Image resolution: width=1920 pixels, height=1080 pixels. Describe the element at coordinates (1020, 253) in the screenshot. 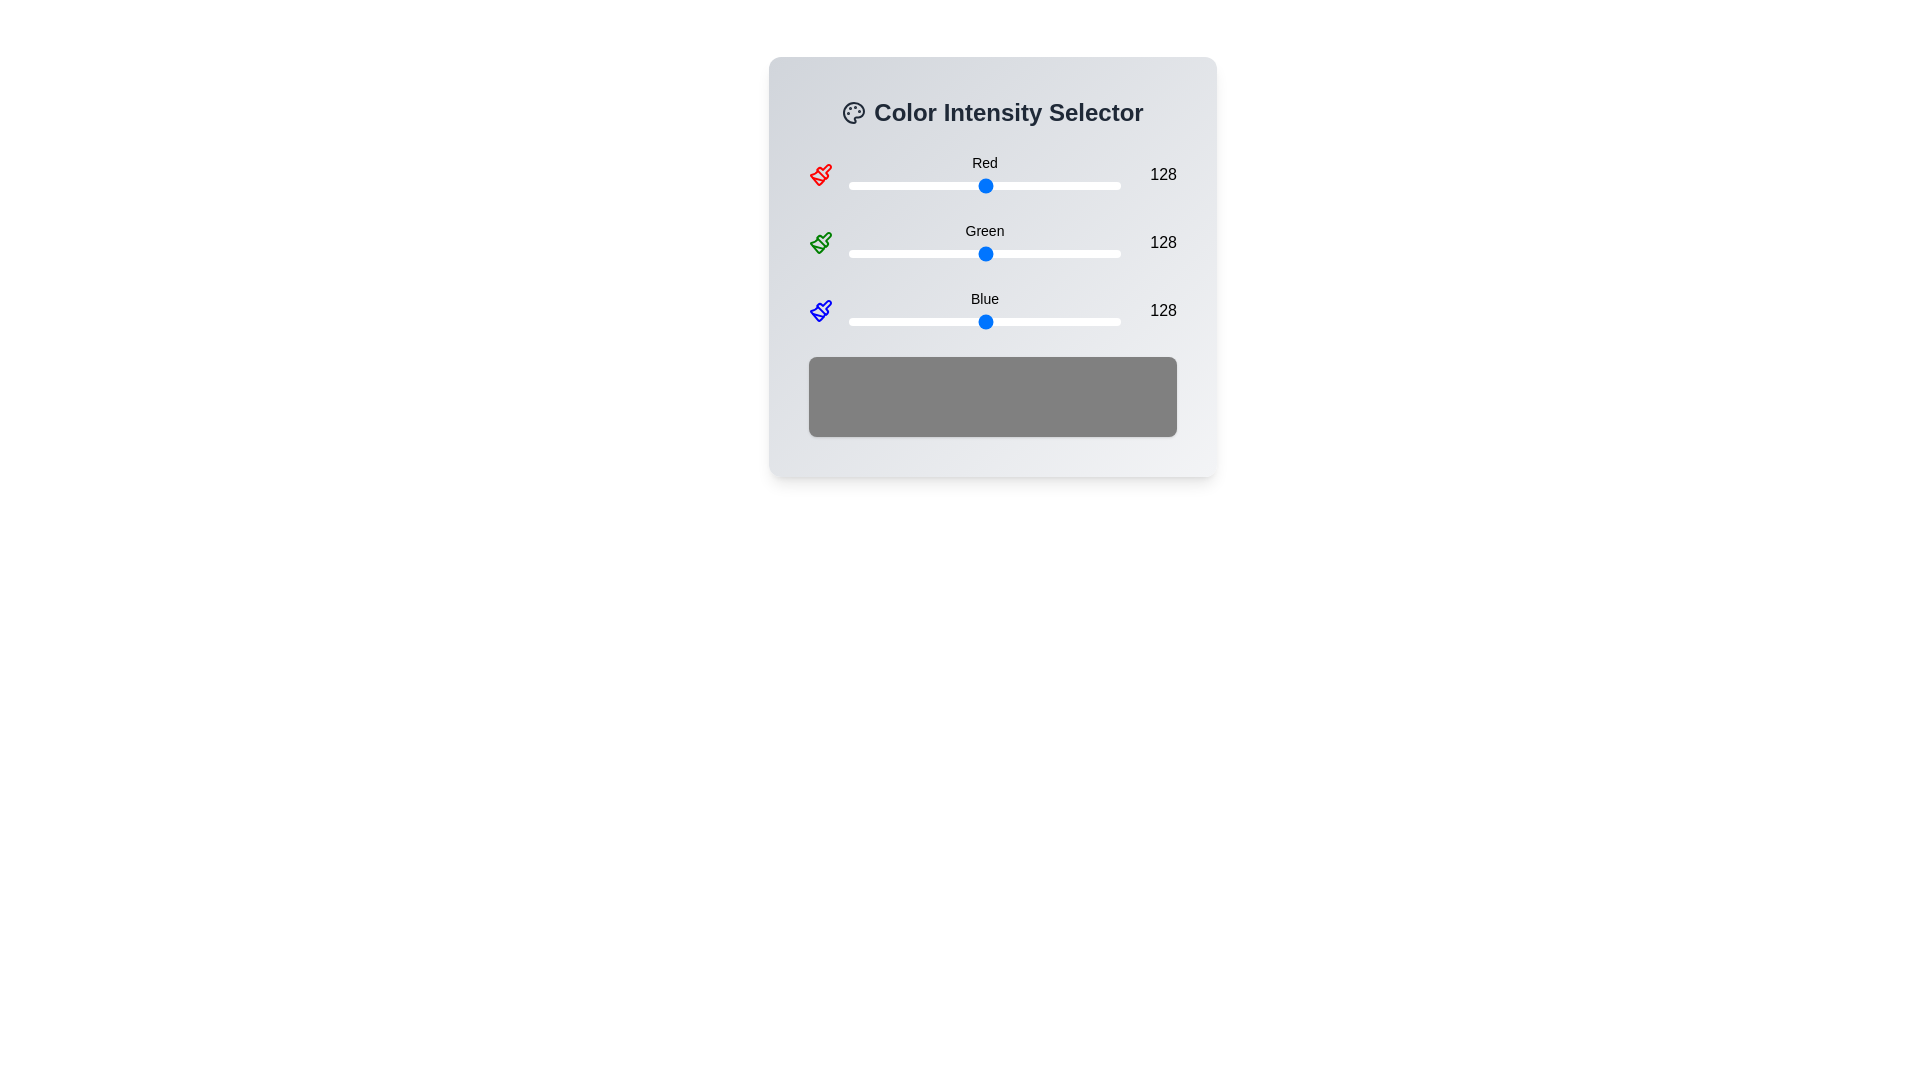

I see `the green color intensity` at that location.